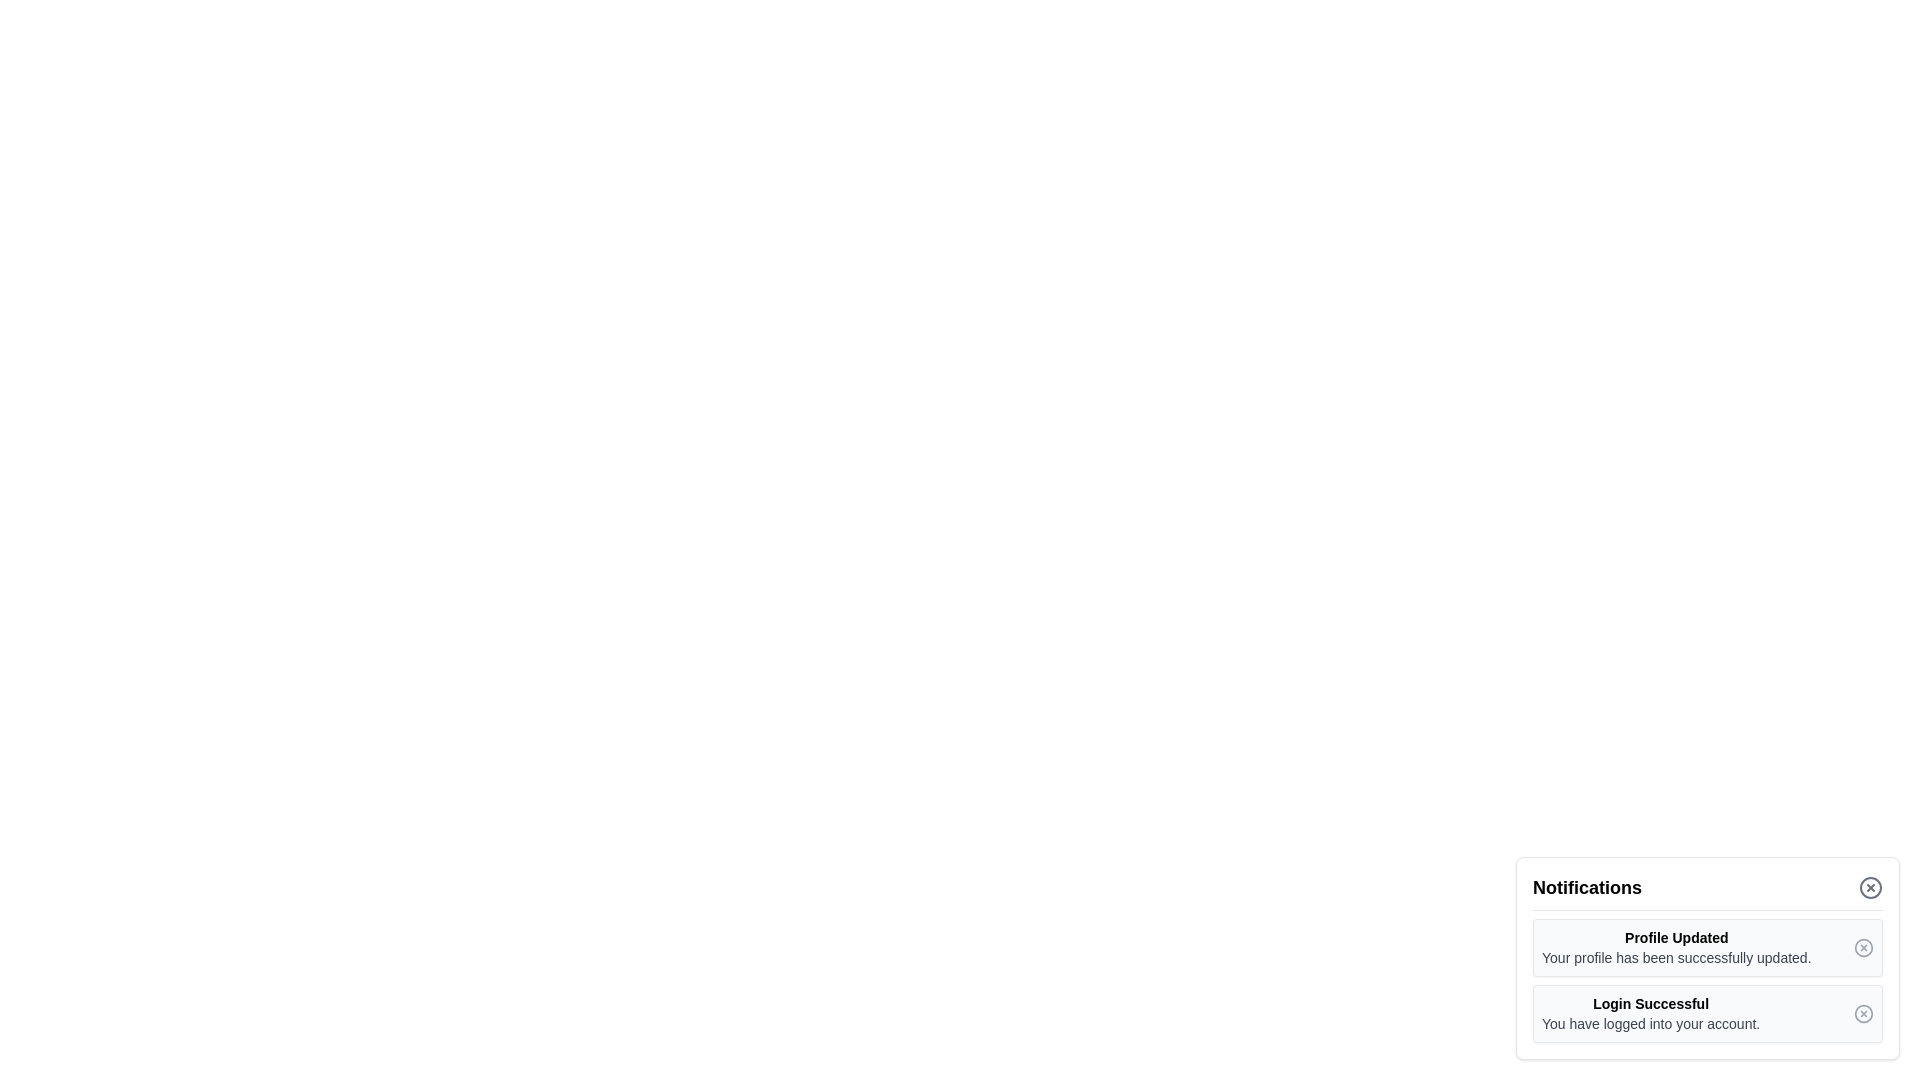 This screenshot has width=1920, height=1080. Describe the element at coordinates (1586, 886) in the screenshot. I see `text label that says 'Notifications' prominently displayed in bold at the top-left corner of the notification panel` at that location.